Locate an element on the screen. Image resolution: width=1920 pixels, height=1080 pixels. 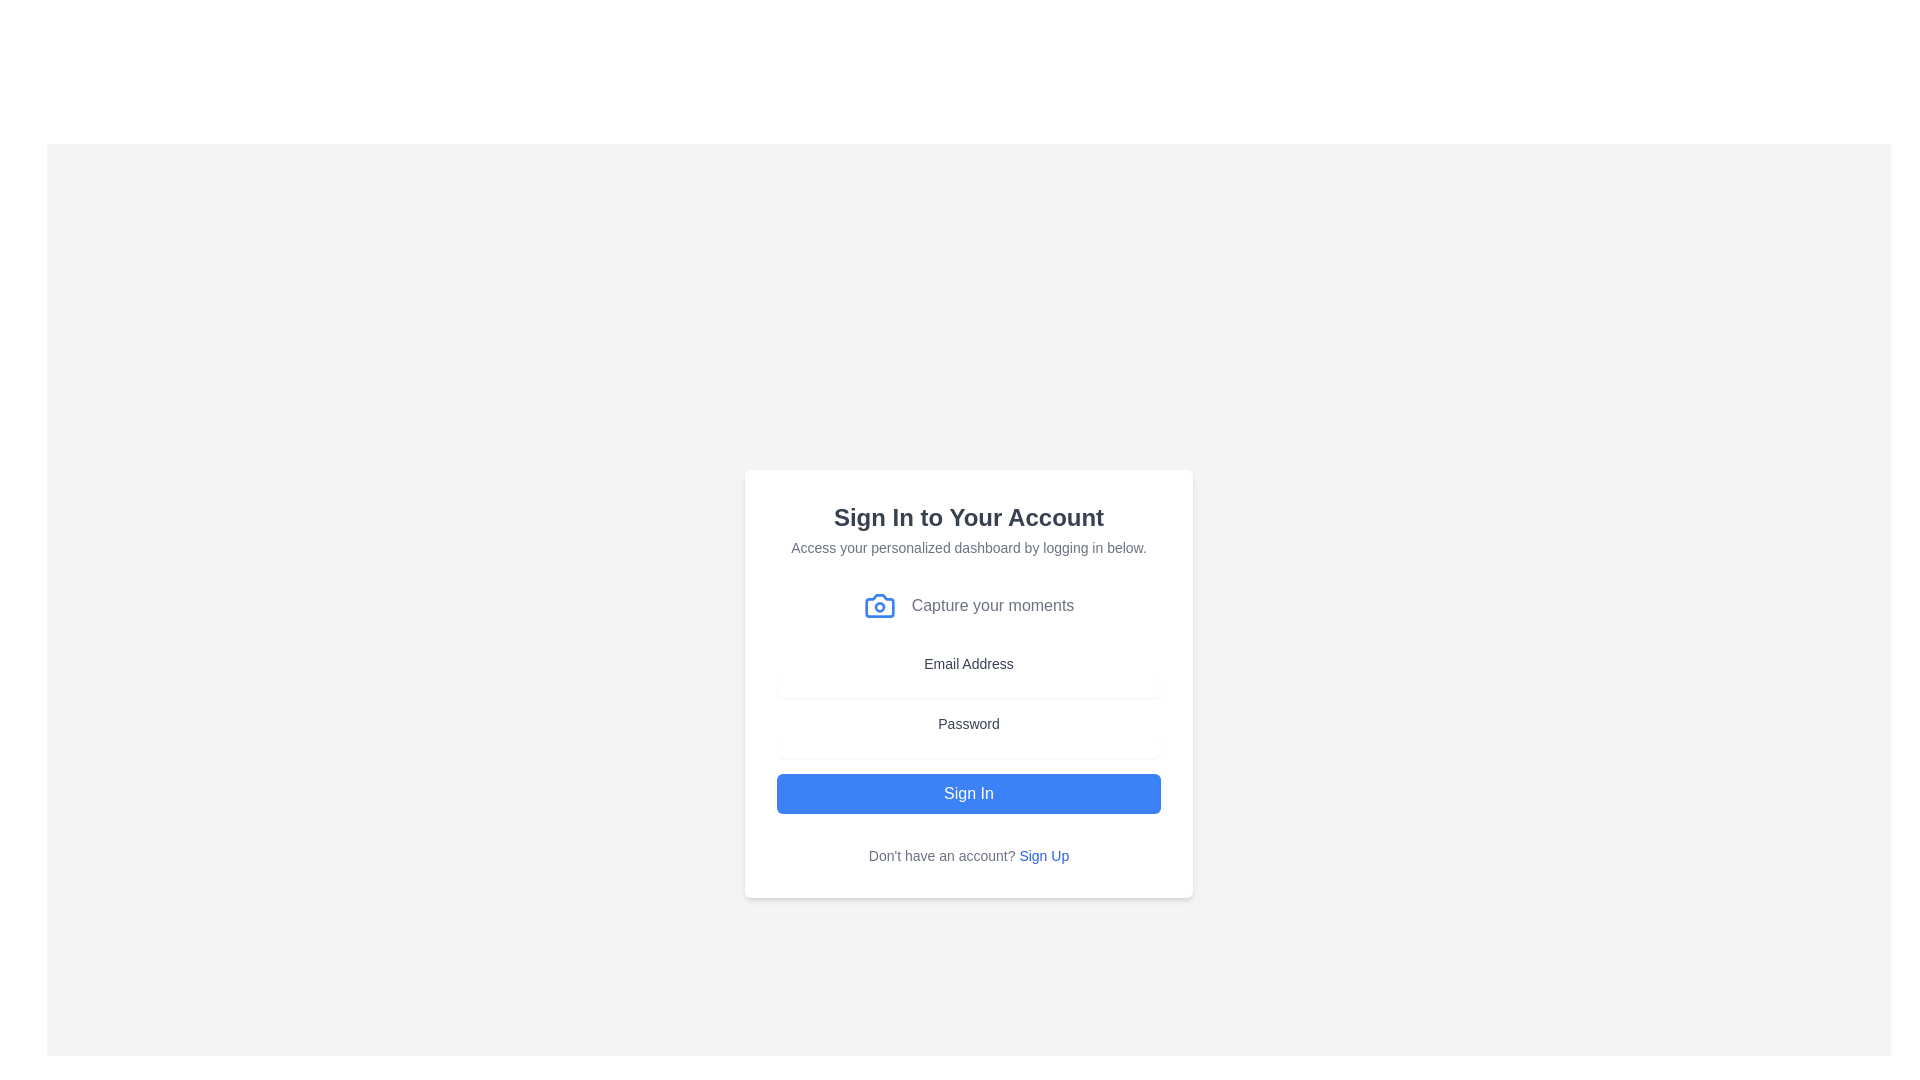
the 'Password' Text Label, which is positioned between the 'Email Address' group and the 'Sign In' button in the vertically aligned form layout is located at coordinates (969, 736).